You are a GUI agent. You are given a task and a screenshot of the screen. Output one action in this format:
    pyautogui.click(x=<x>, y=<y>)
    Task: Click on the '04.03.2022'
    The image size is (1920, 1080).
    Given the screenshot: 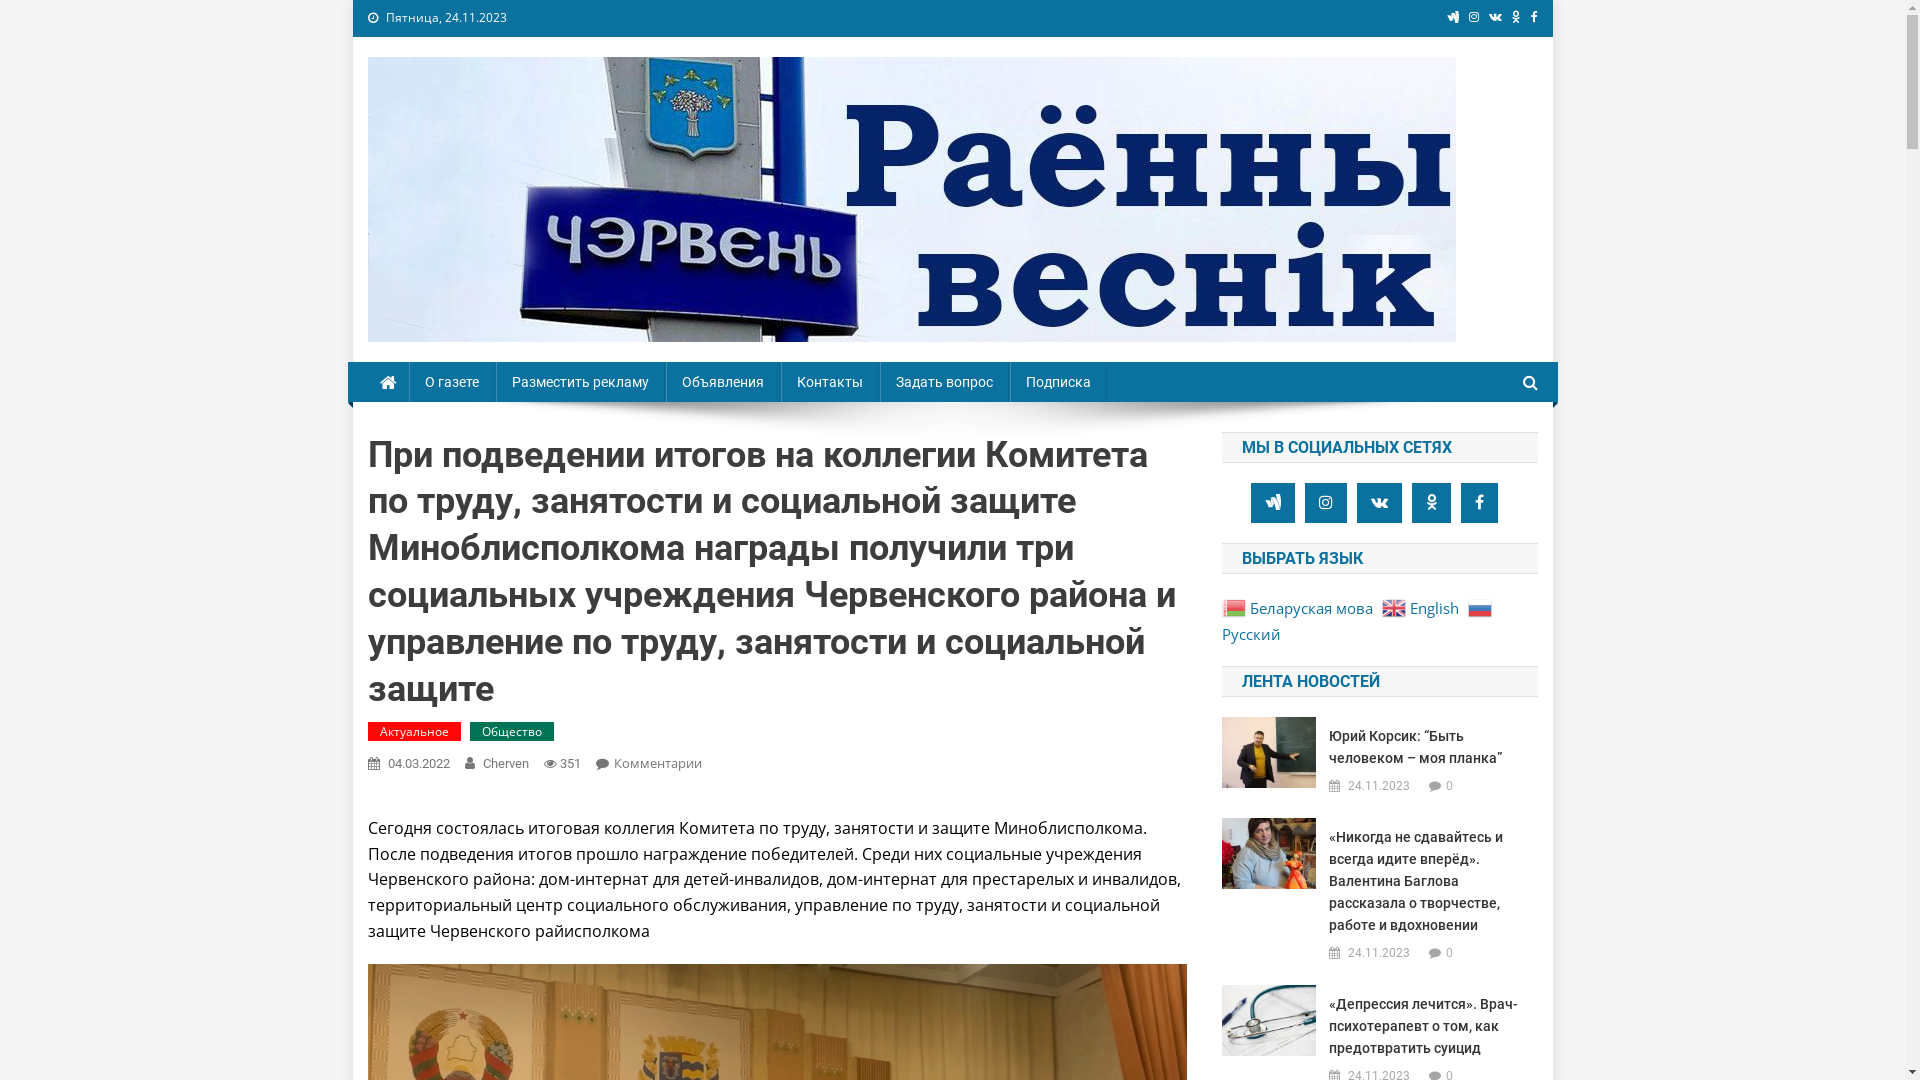 What is the action you would take?
    pyautogui.click(x=417, y=763)
    